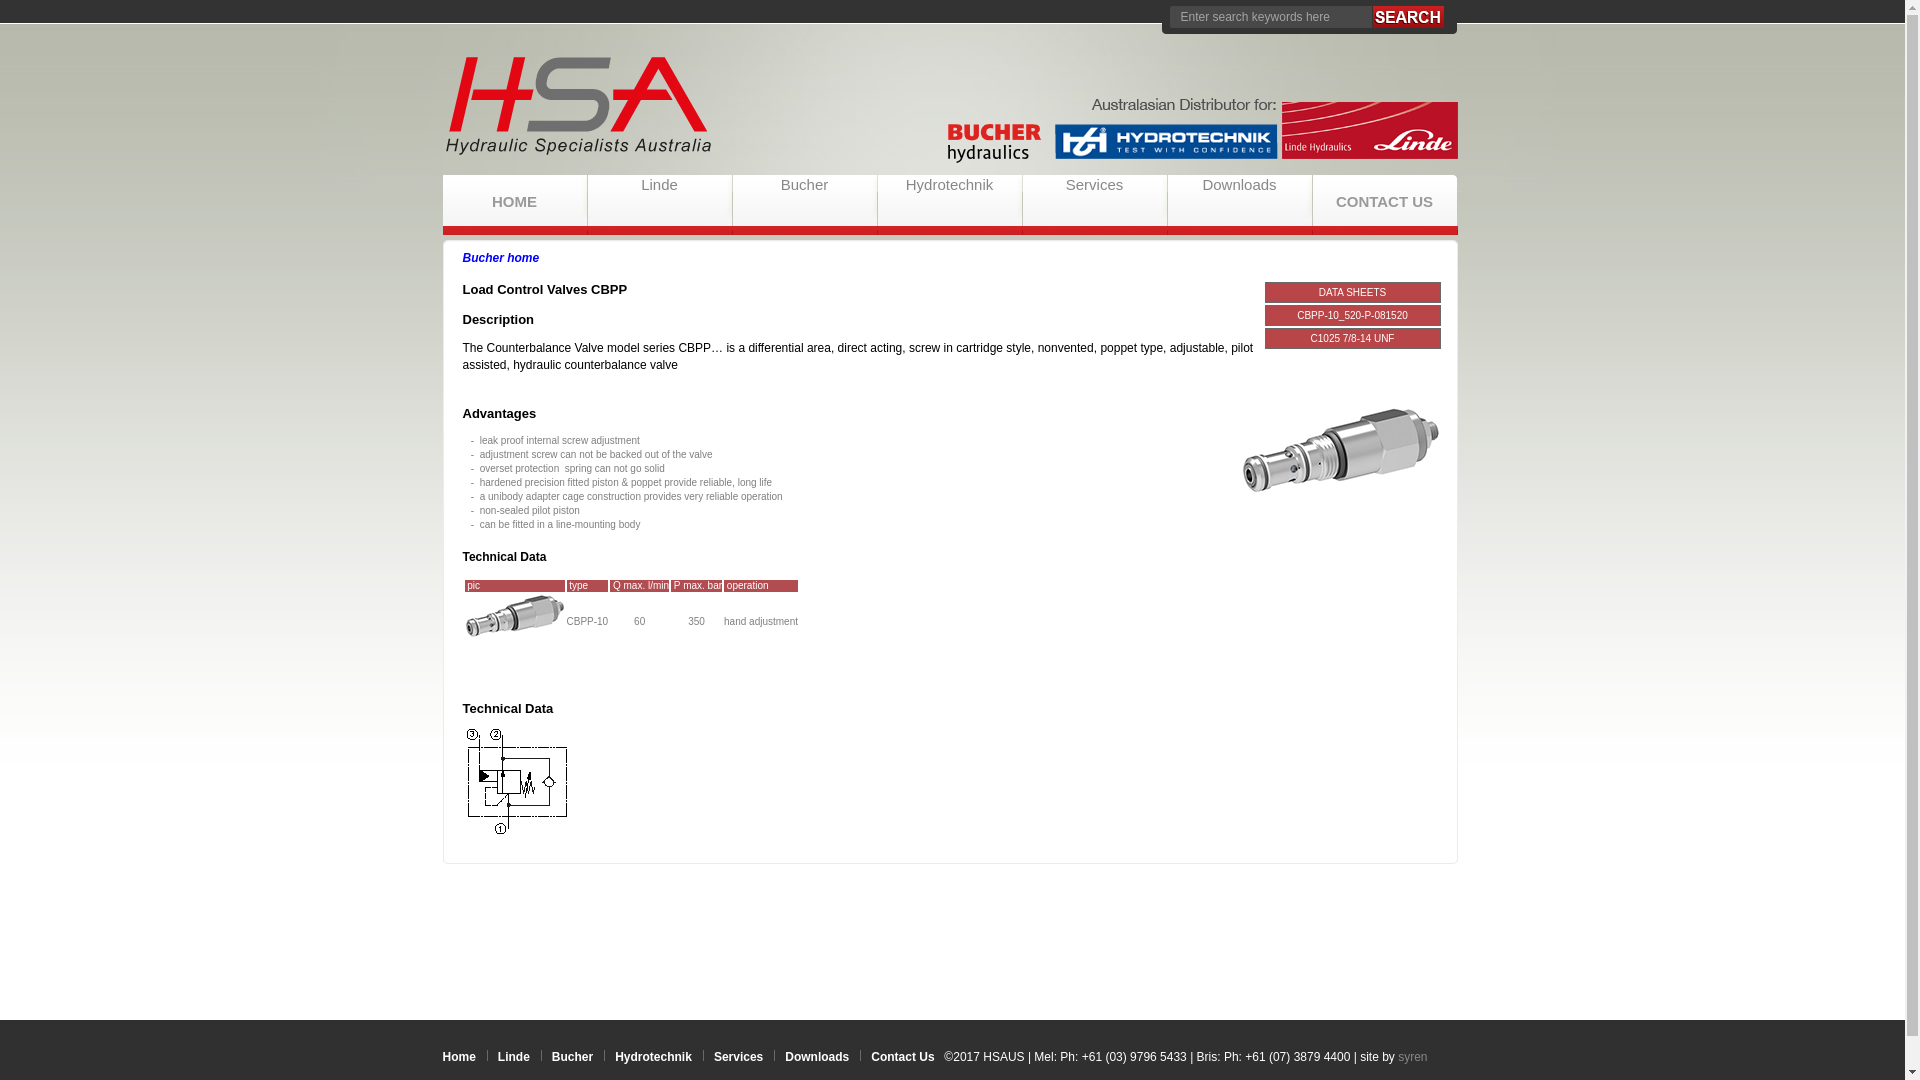 This screenshot has height=1080, width=1920. Describe the element at coordinates (641, 184) in the screenshot. I see `'Linde'` at that location.